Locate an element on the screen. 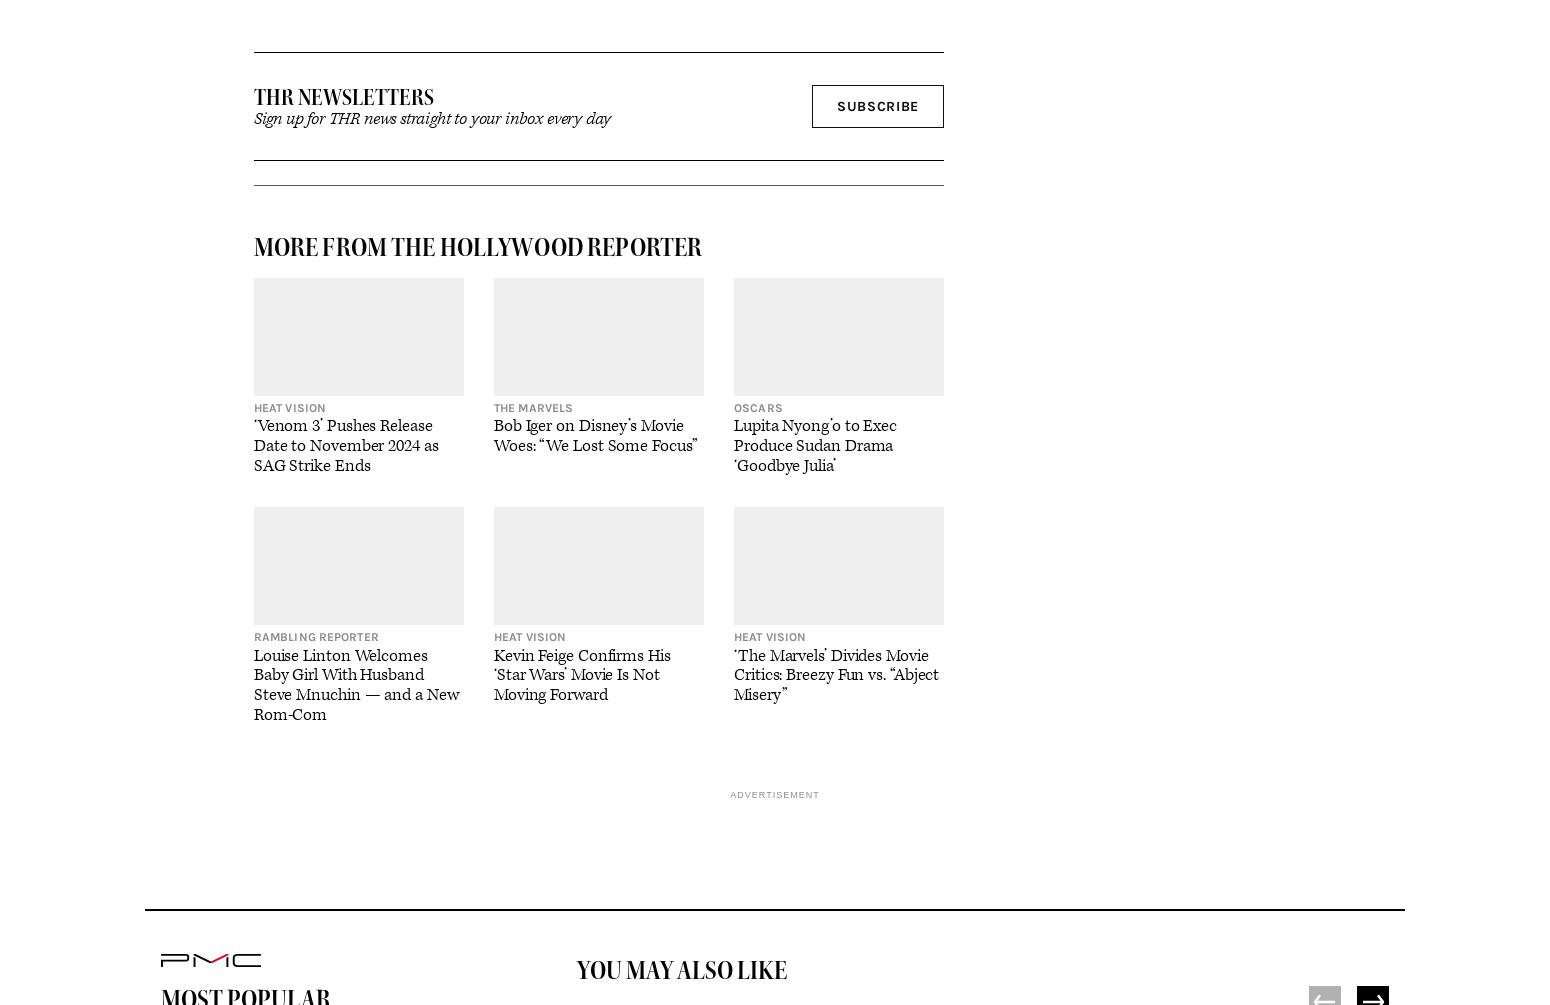  'You may also like' is located at coordinates (681, 968).